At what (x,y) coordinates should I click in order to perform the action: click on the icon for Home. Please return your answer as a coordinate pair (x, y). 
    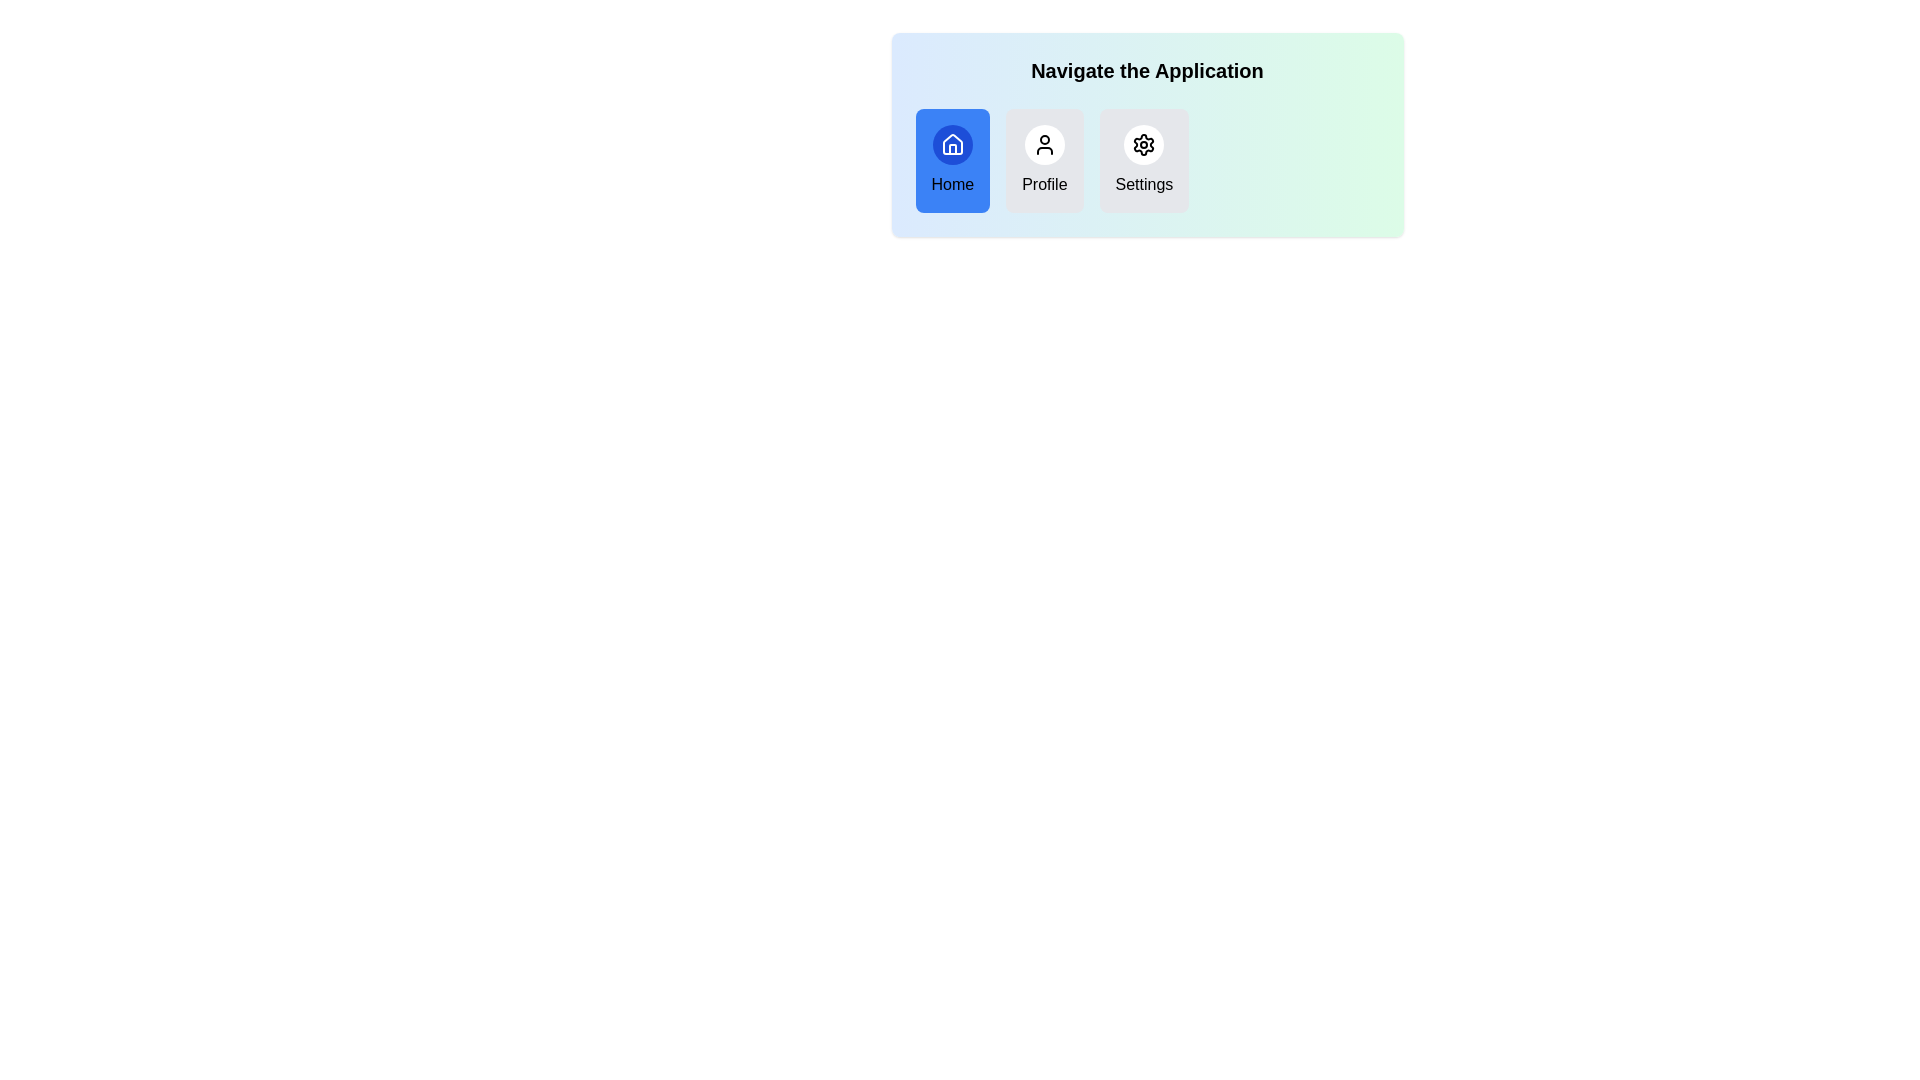
    Looking at the image, I should click on (951, 144).